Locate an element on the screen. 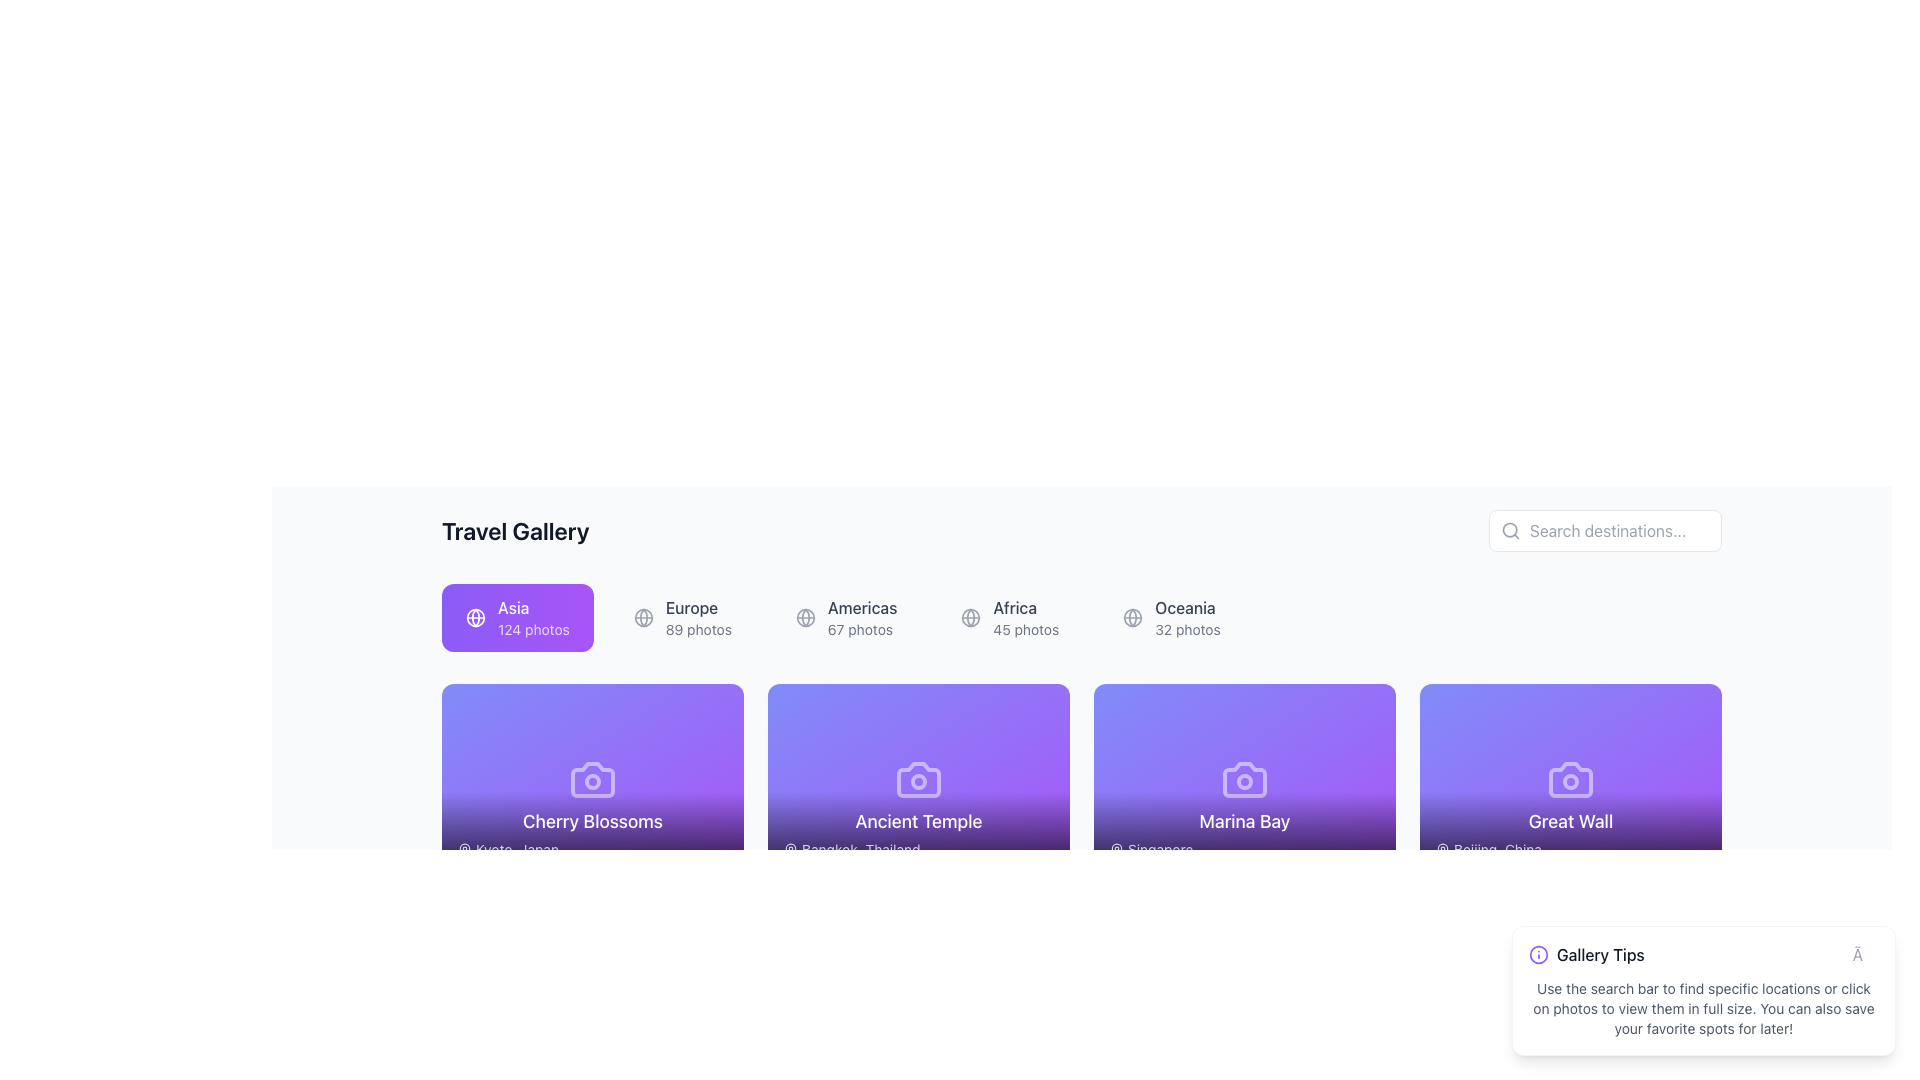 The image size is (1920, 1080). the button that navigates to the 'Africa' section in the gallery, positioned as the fourth item between 'Americas' and 'Oceania' is located at coordinates (1010, 616).